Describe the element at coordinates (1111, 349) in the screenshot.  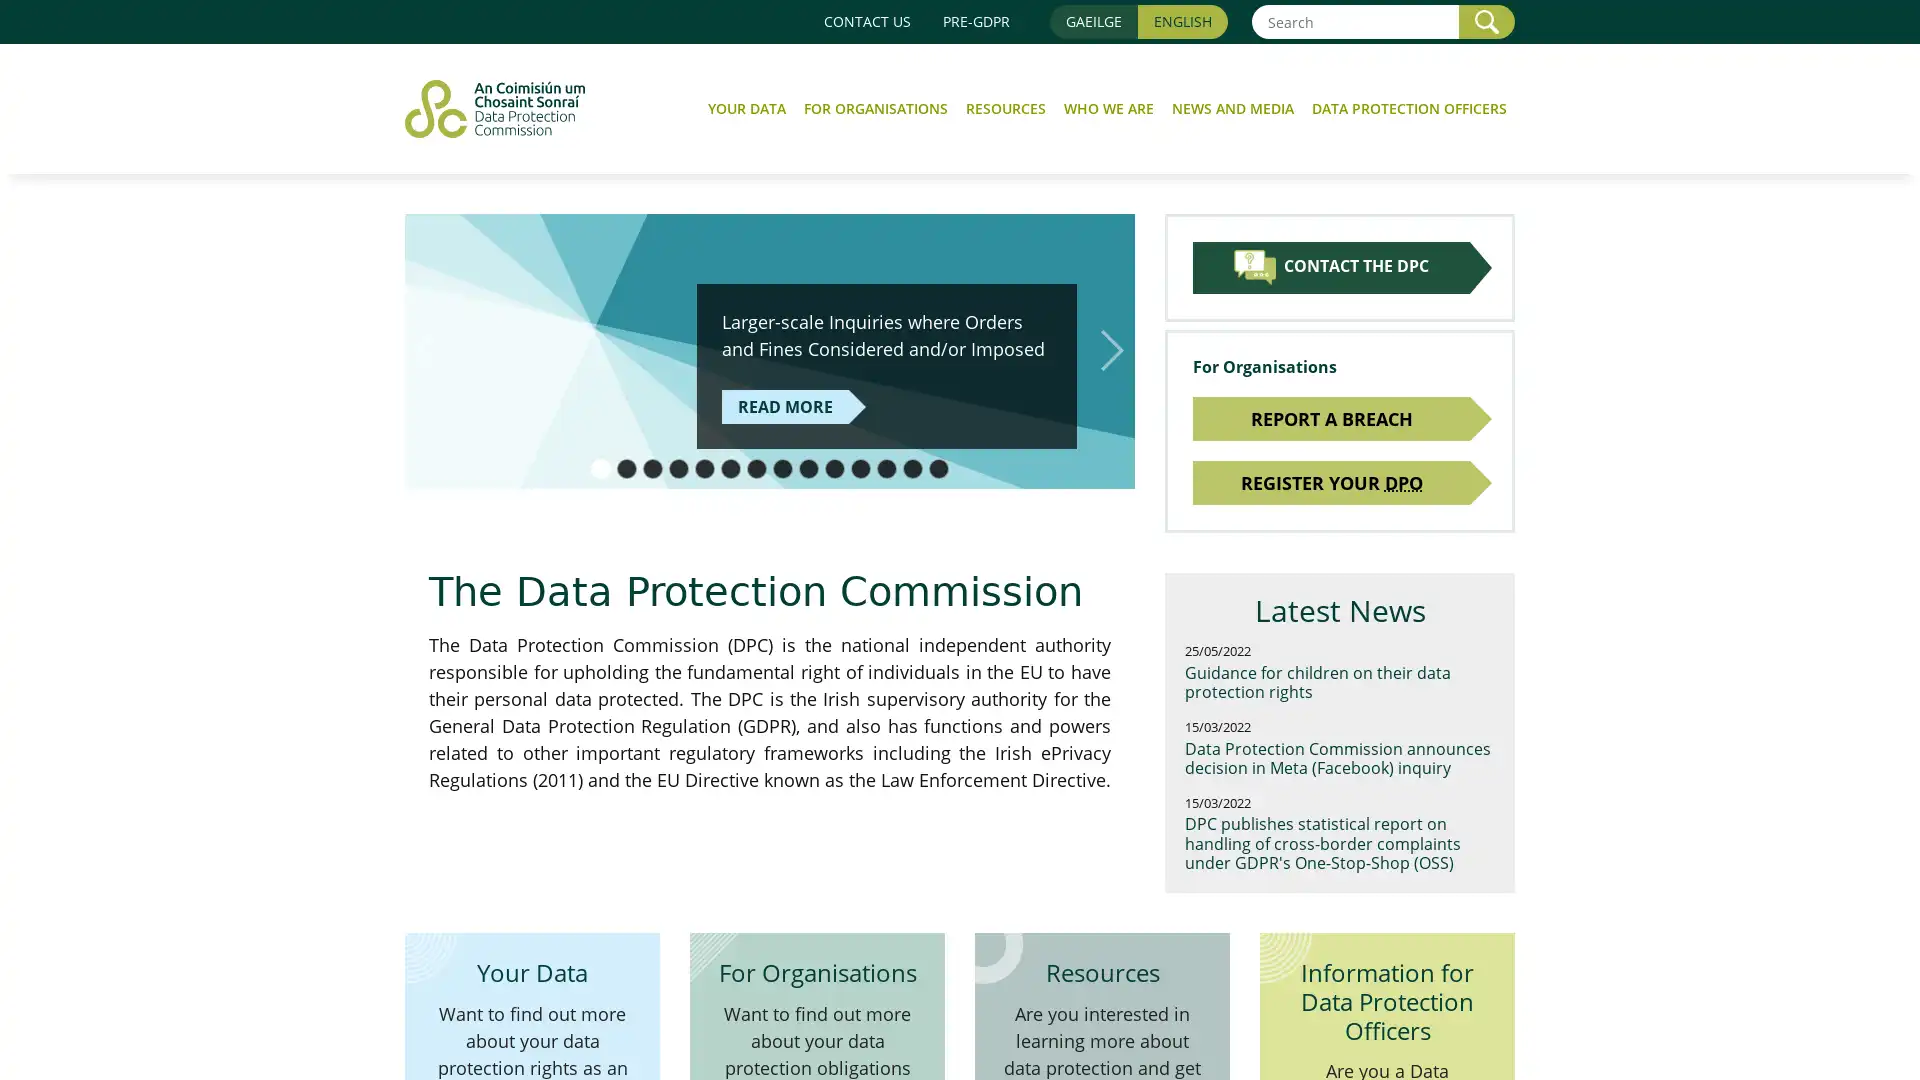
I see `Next` at that location.